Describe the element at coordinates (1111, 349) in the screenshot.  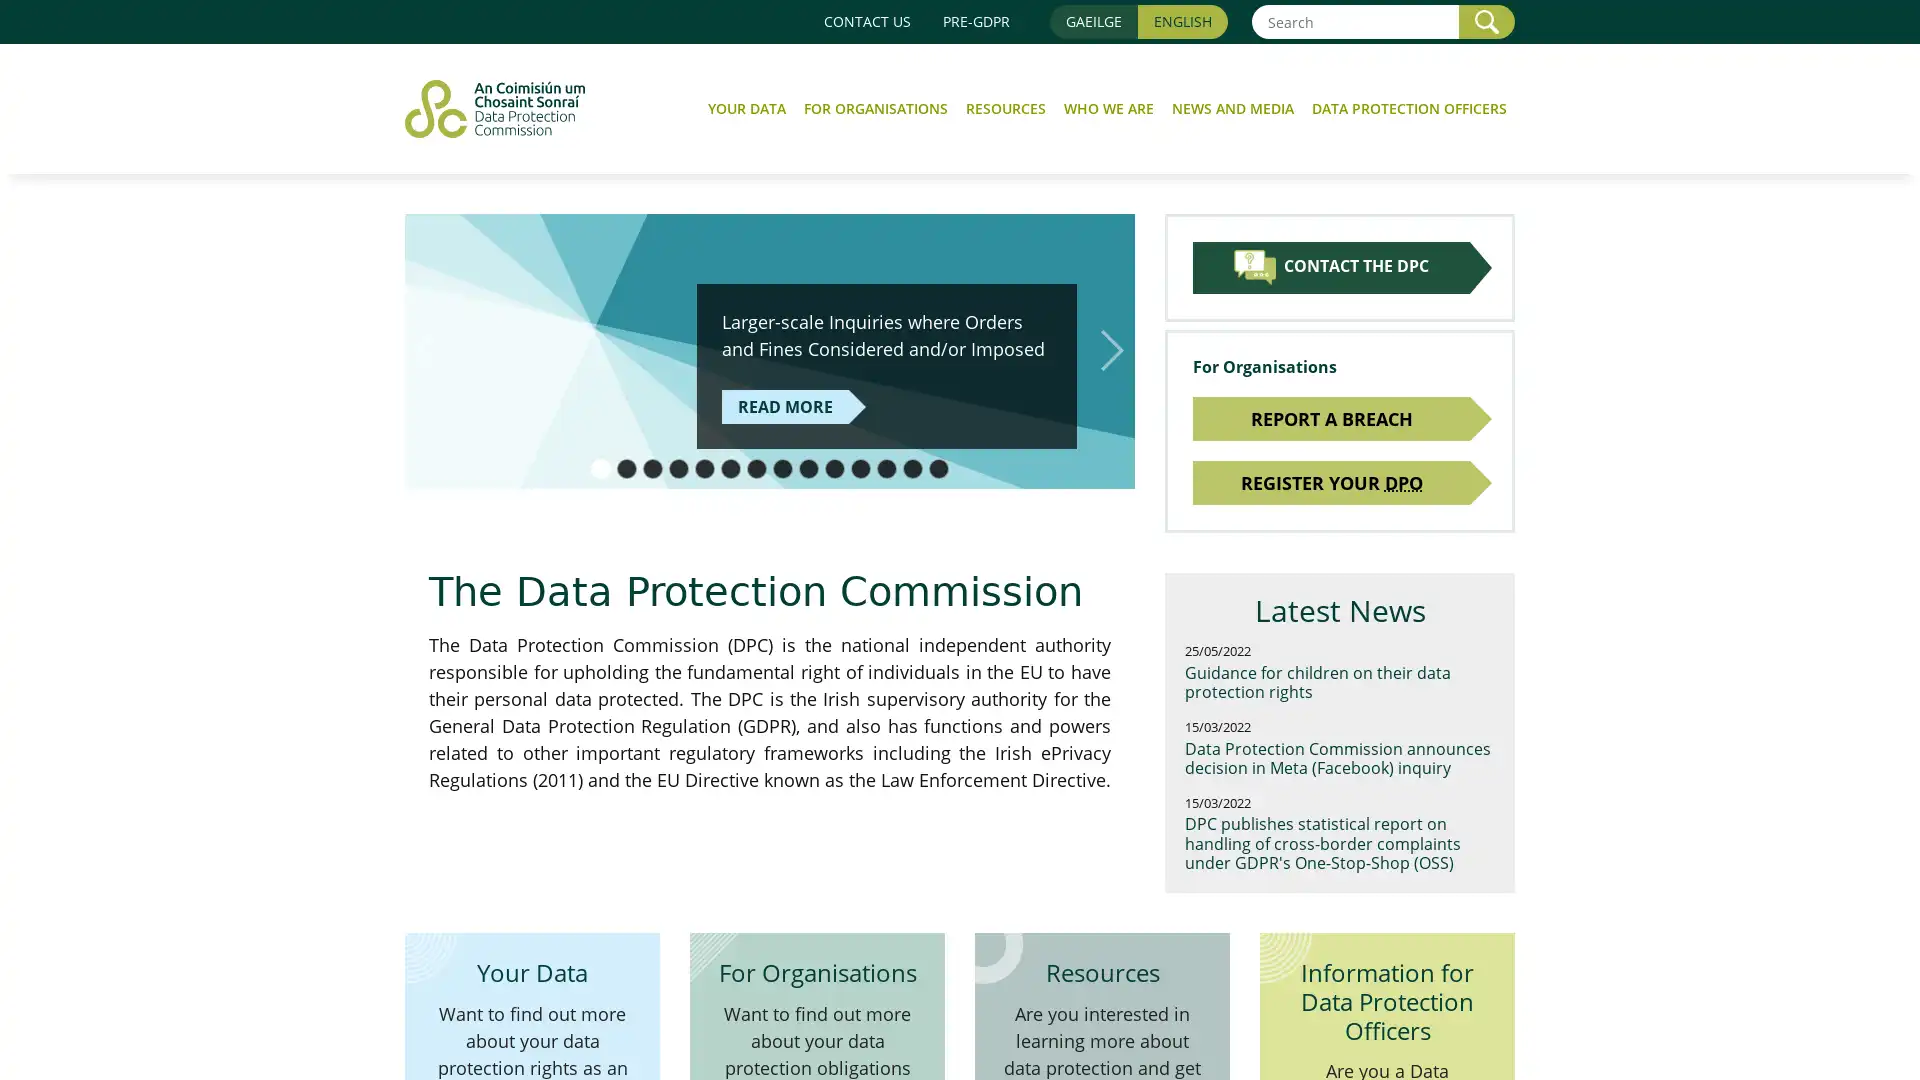
I see `Next` at that location.